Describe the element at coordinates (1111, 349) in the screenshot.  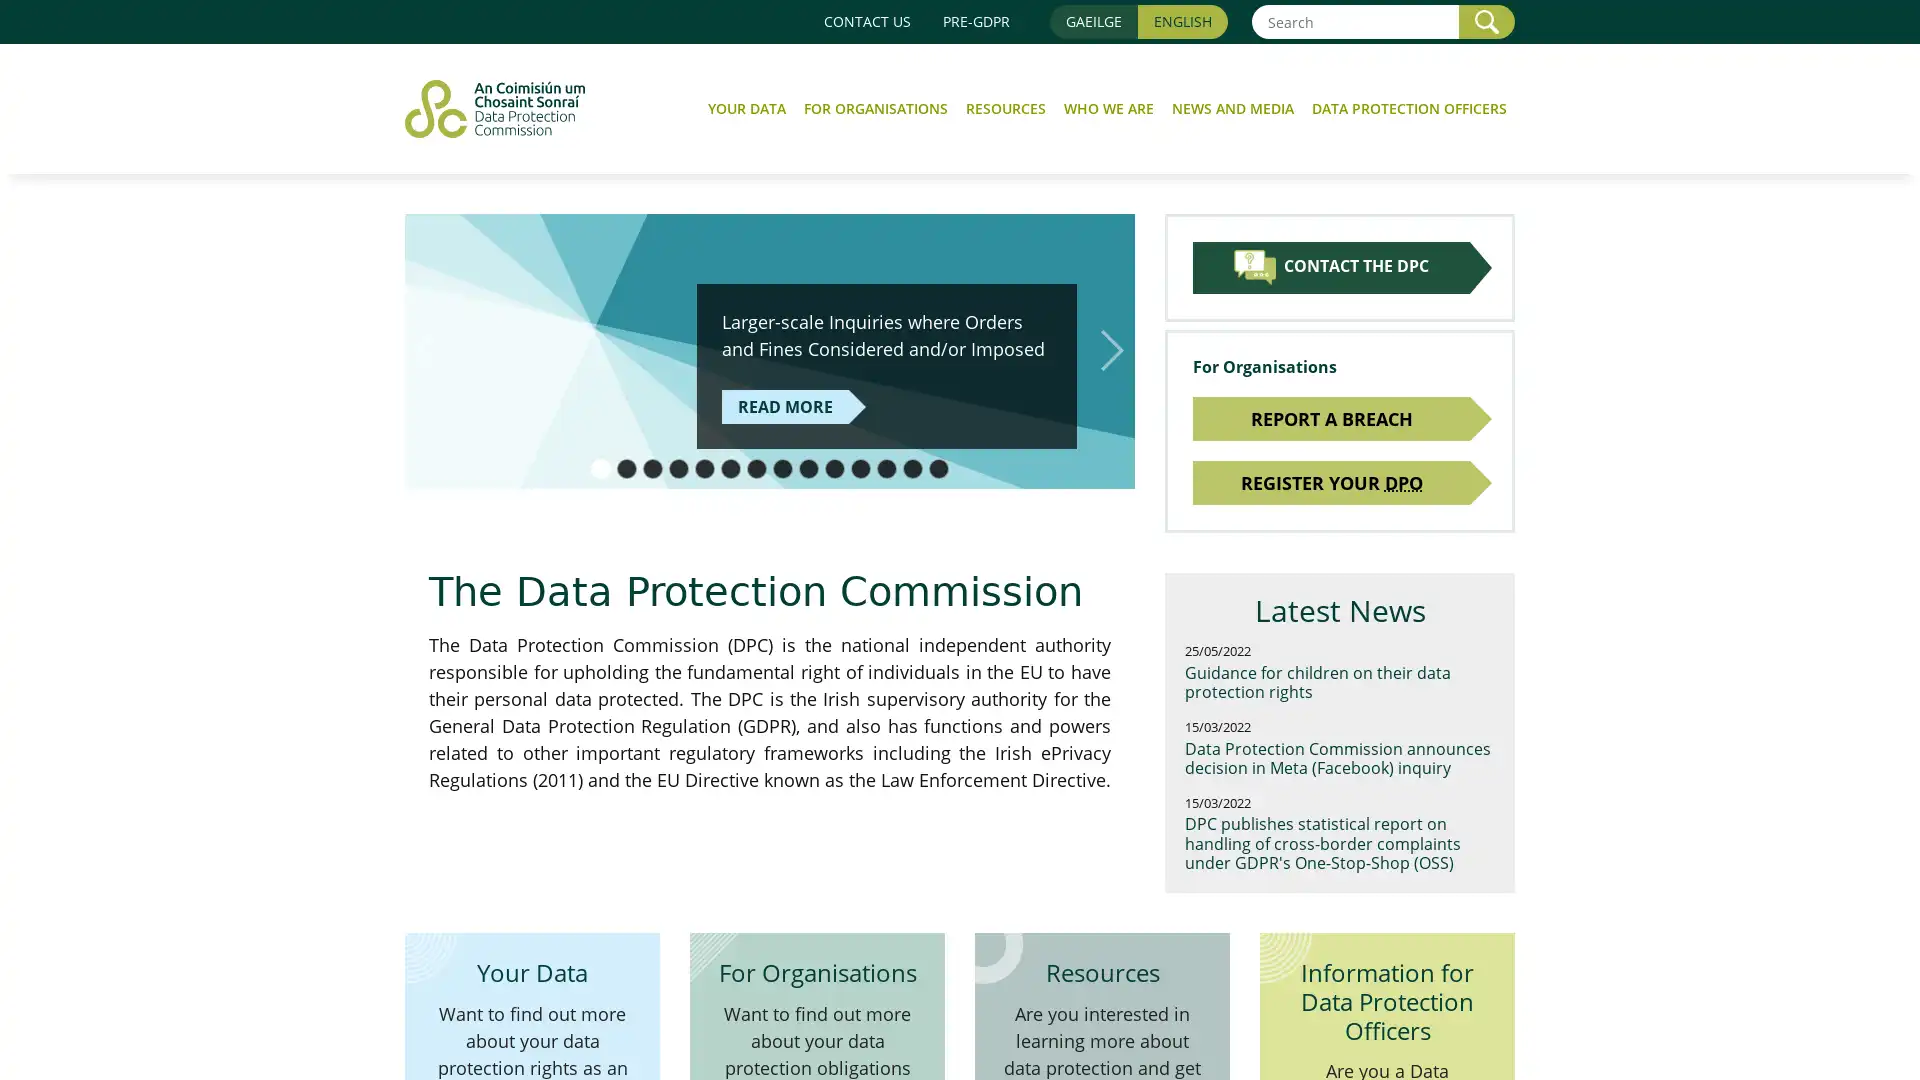
I see `Next` at that location.